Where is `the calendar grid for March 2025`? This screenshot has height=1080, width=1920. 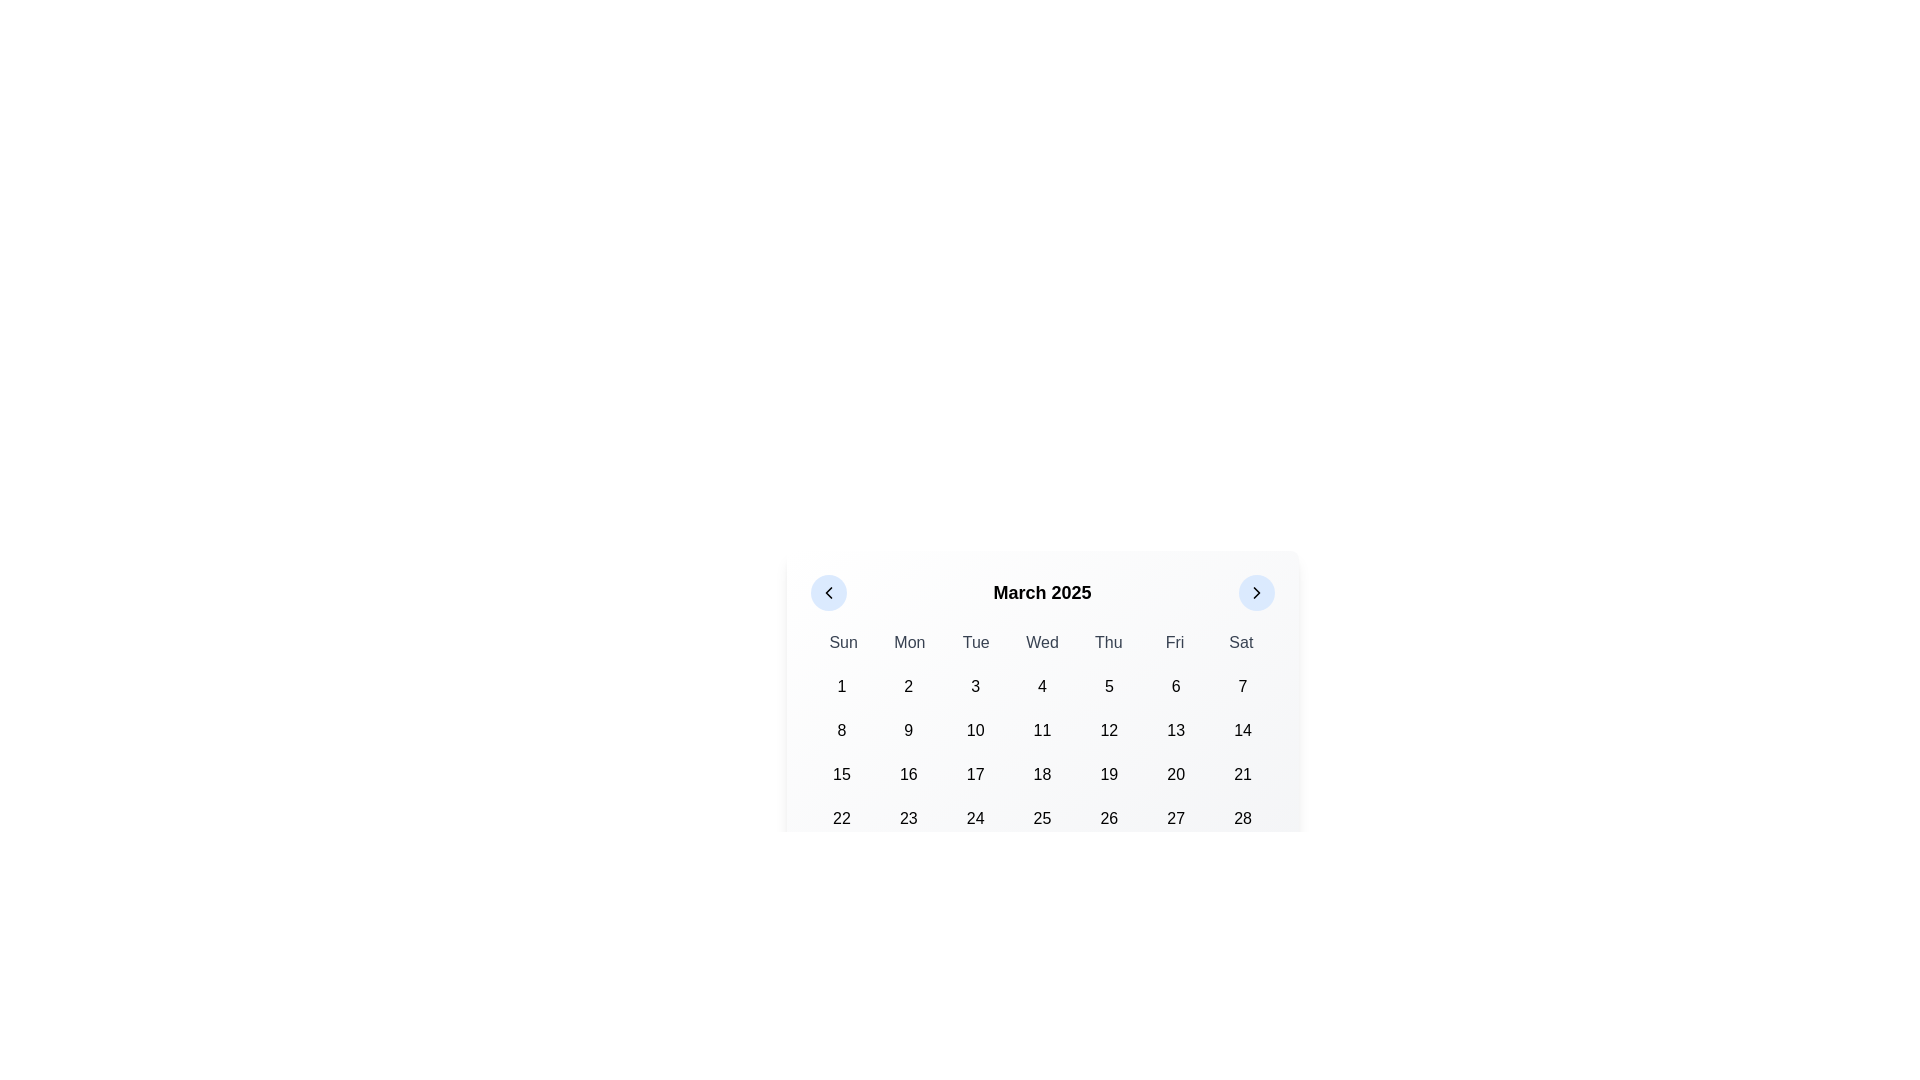 the calendar grid for March 2025 is located at coordinates (1041, 774).